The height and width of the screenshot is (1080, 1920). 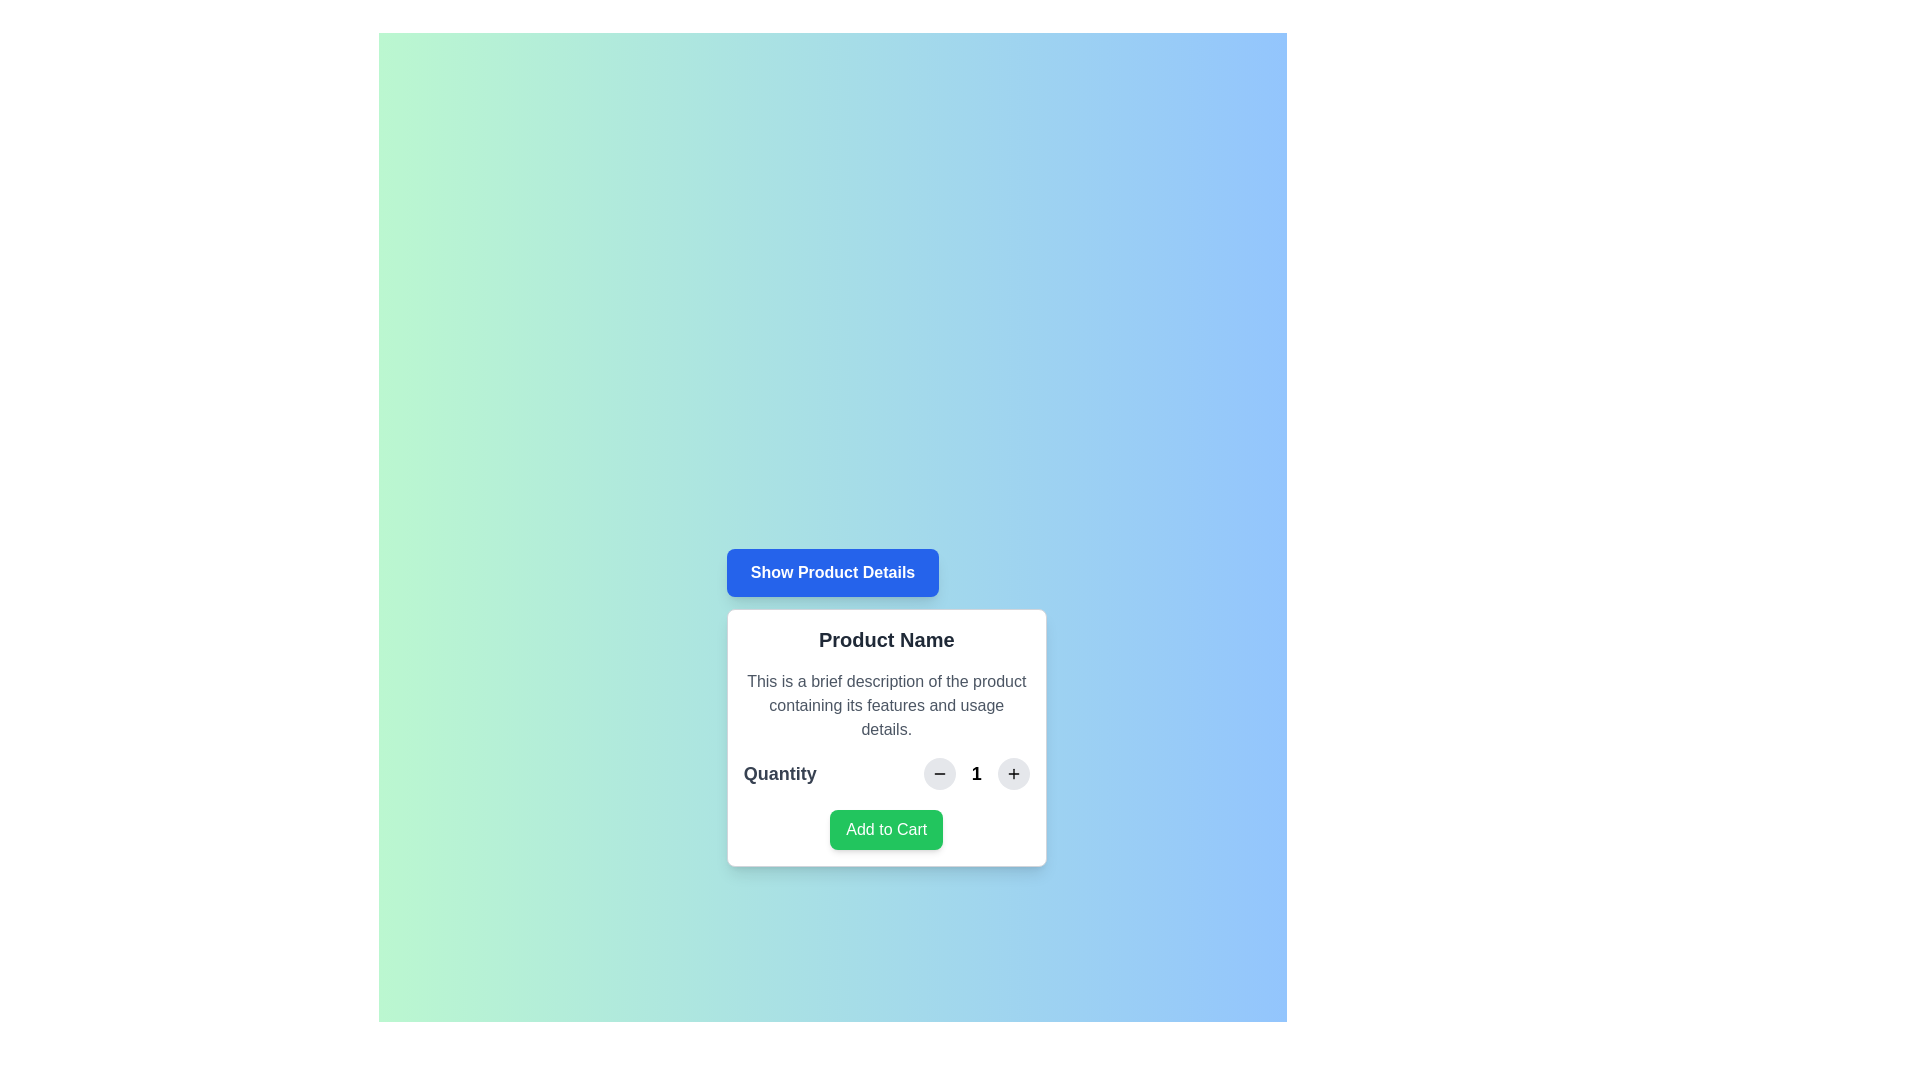 I want to click on the increment button located to the right of the numeral '1' in the product quantity management controls, allowing for keyboard interaction, so click(x=1013, y=773).